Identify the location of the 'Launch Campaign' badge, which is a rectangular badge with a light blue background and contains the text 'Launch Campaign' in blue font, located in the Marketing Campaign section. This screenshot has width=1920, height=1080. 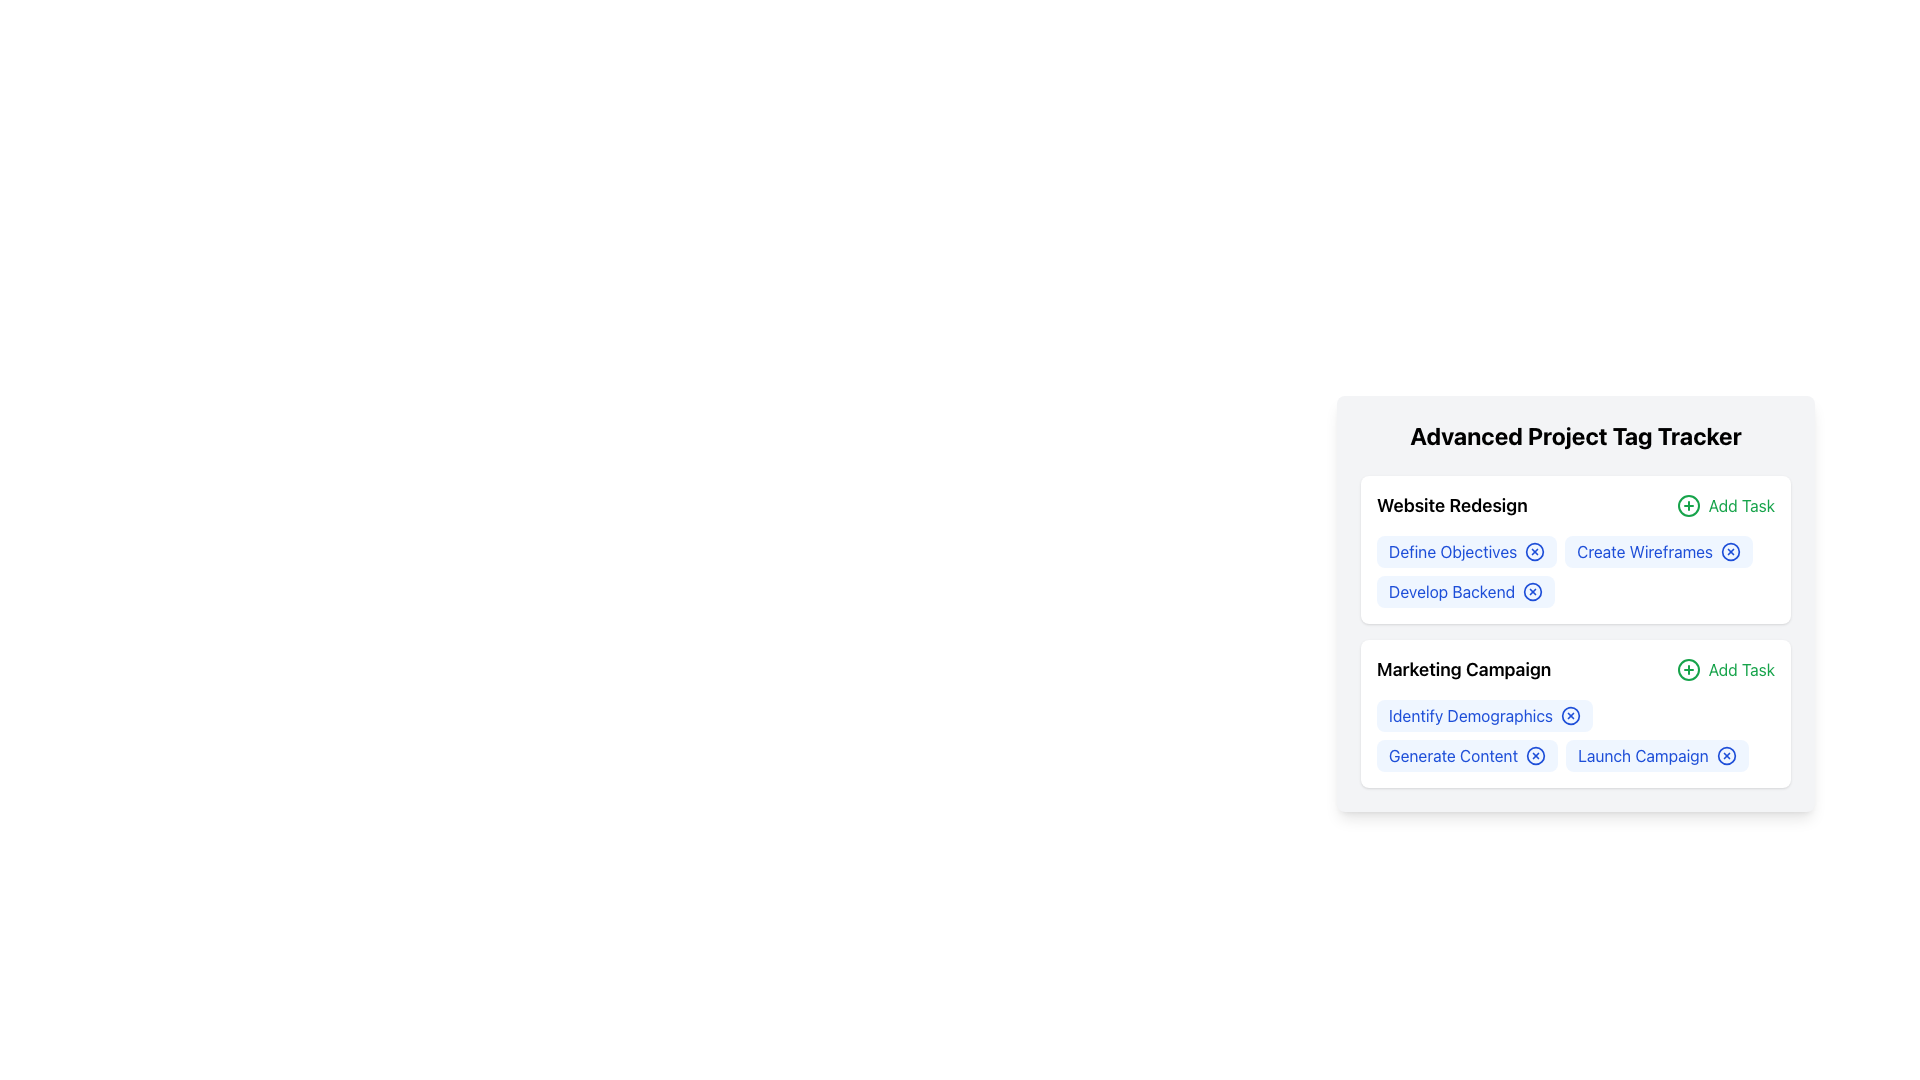
(1657, 756).